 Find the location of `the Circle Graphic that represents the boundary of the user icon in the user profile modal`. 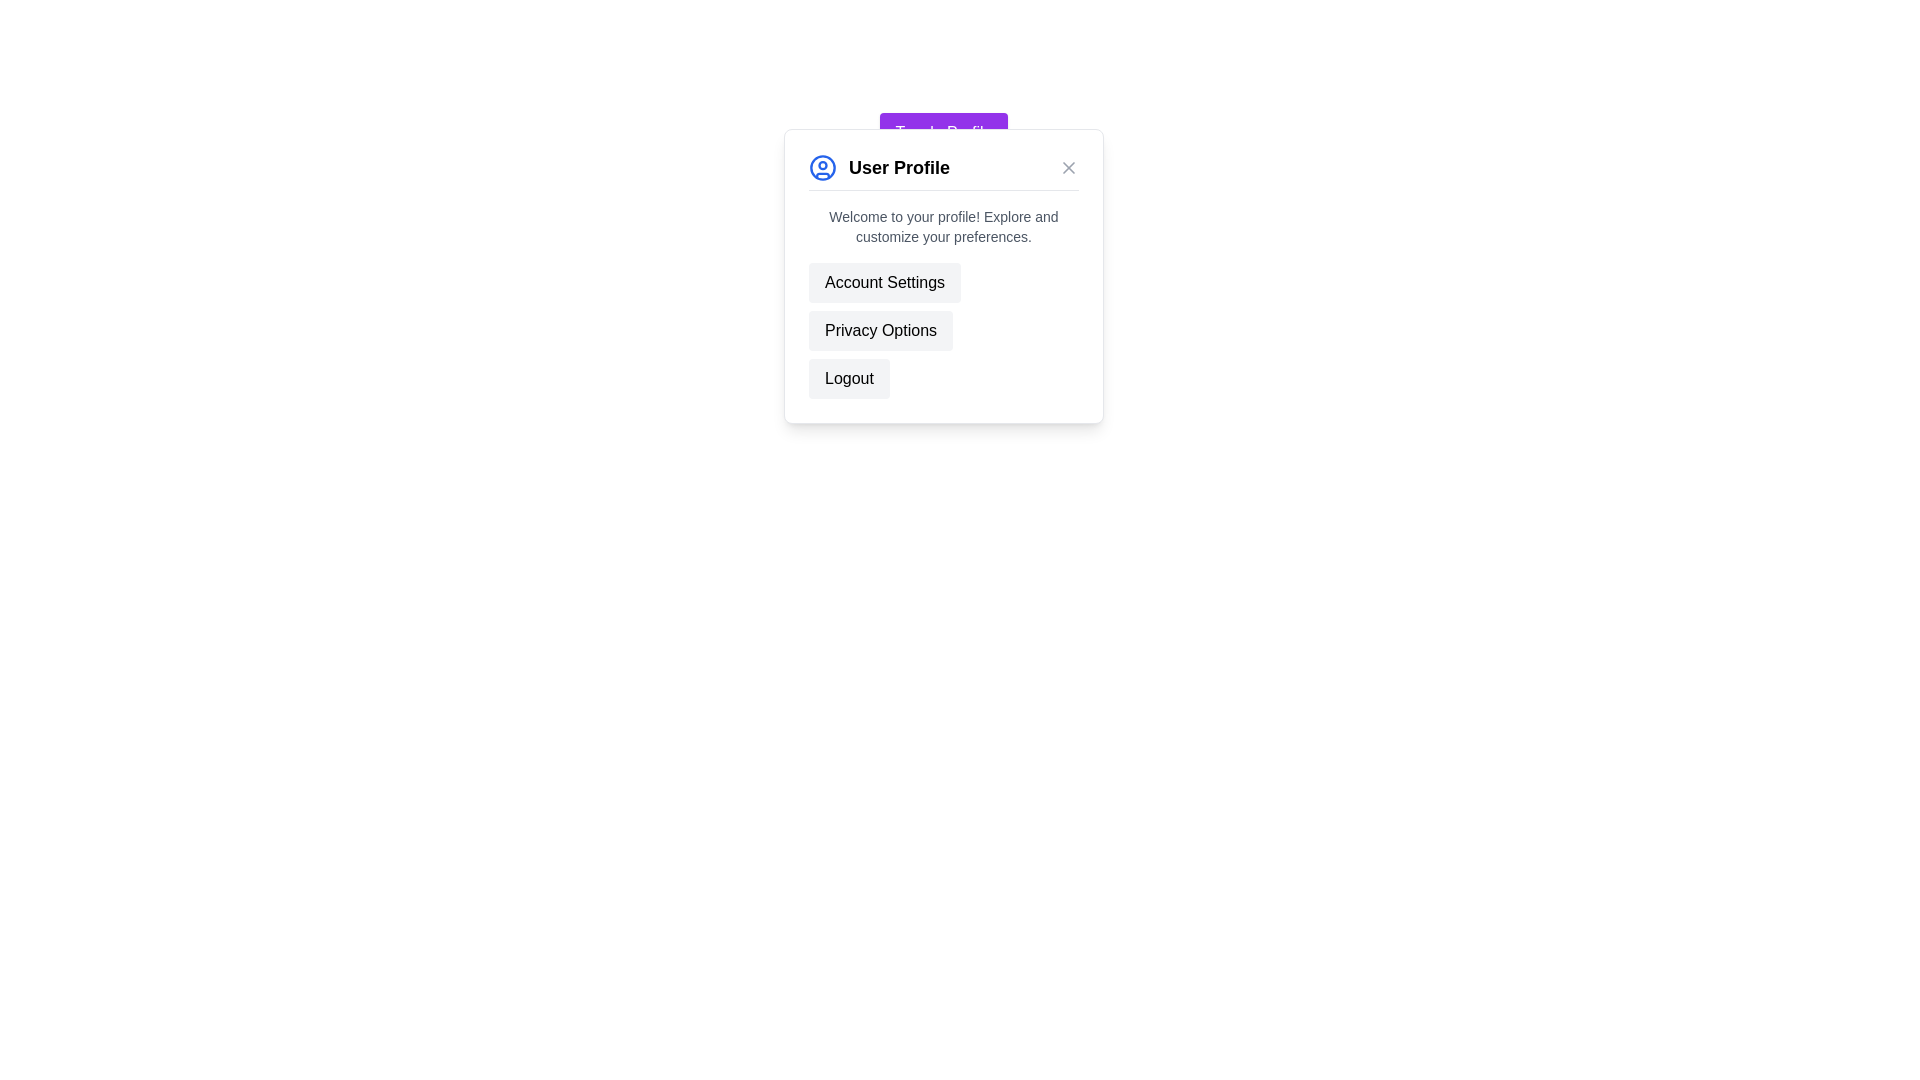

the Circle Graphic that represents the boundary of the user icon in the user profile modal is located at coordinates (822, 167).